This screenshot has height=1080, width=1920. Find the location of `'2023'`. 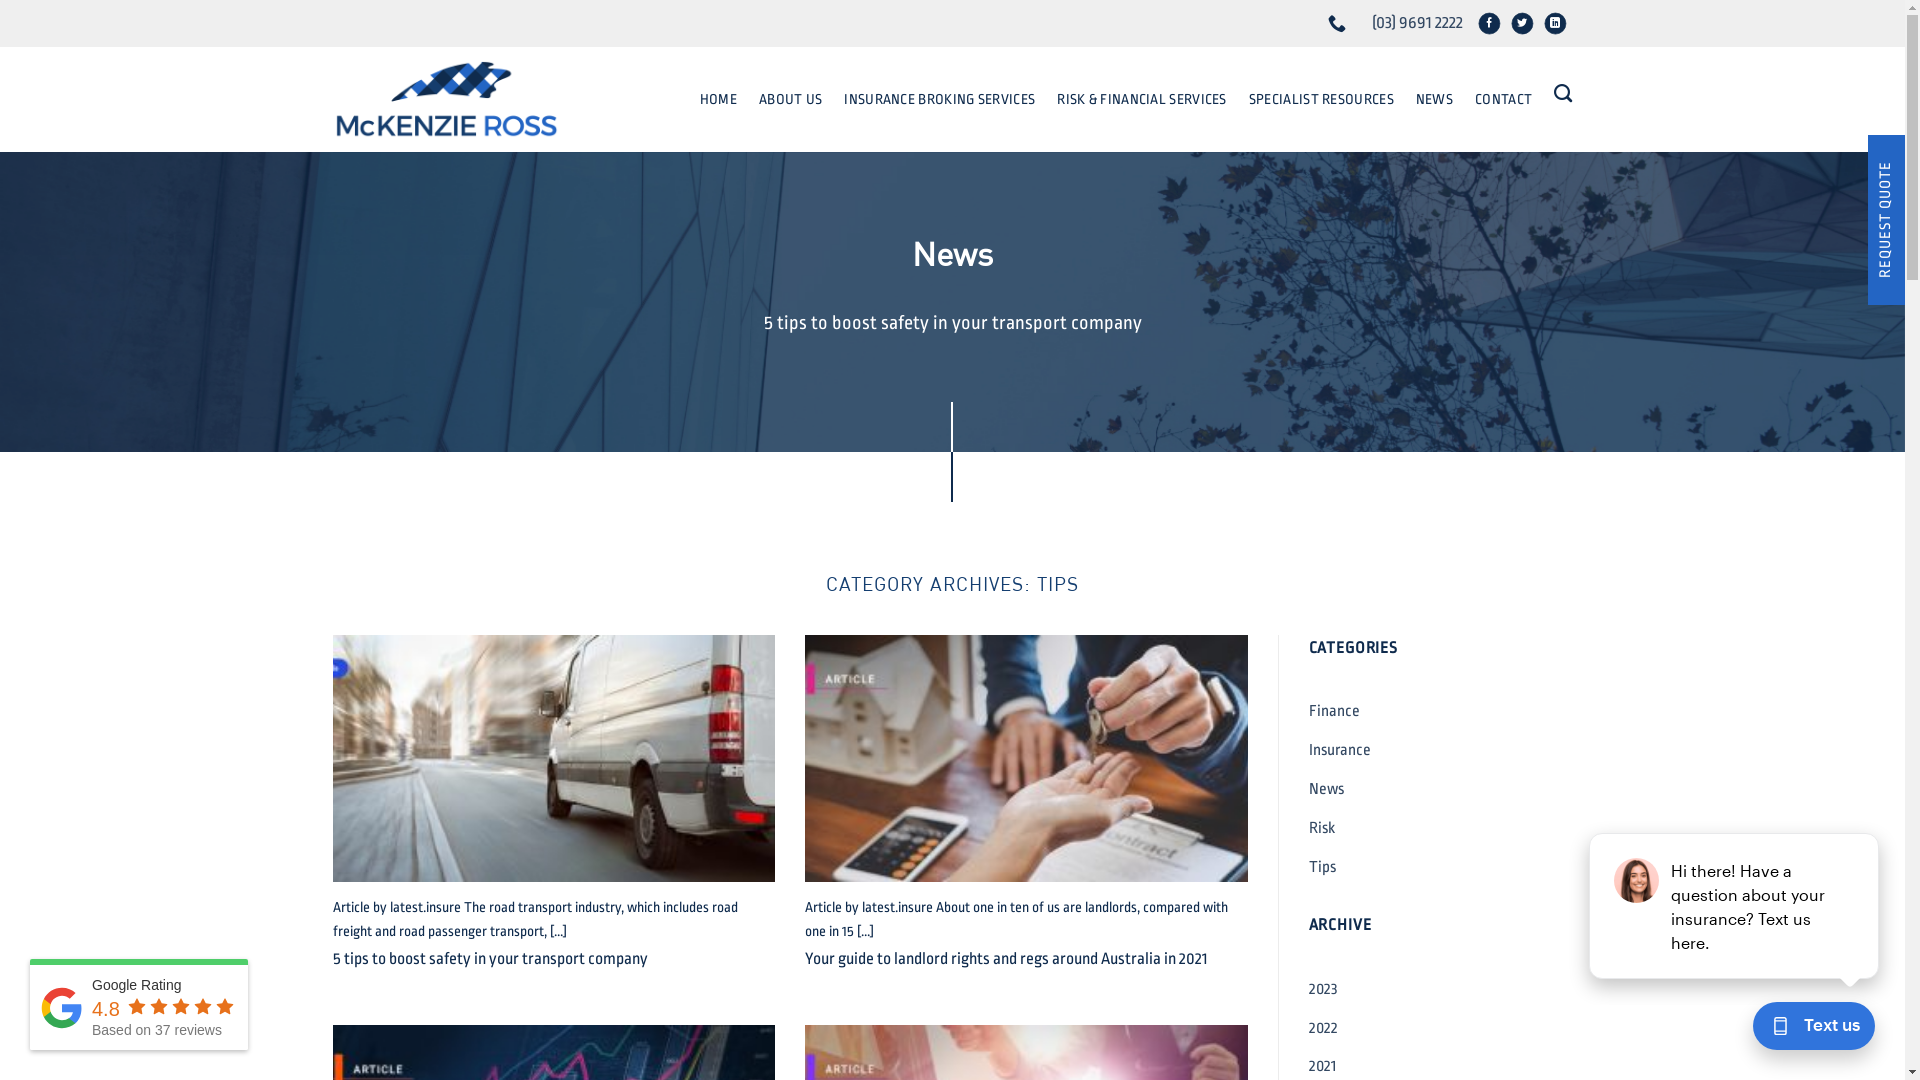

'2023' is located at coordinates (1322, 988).